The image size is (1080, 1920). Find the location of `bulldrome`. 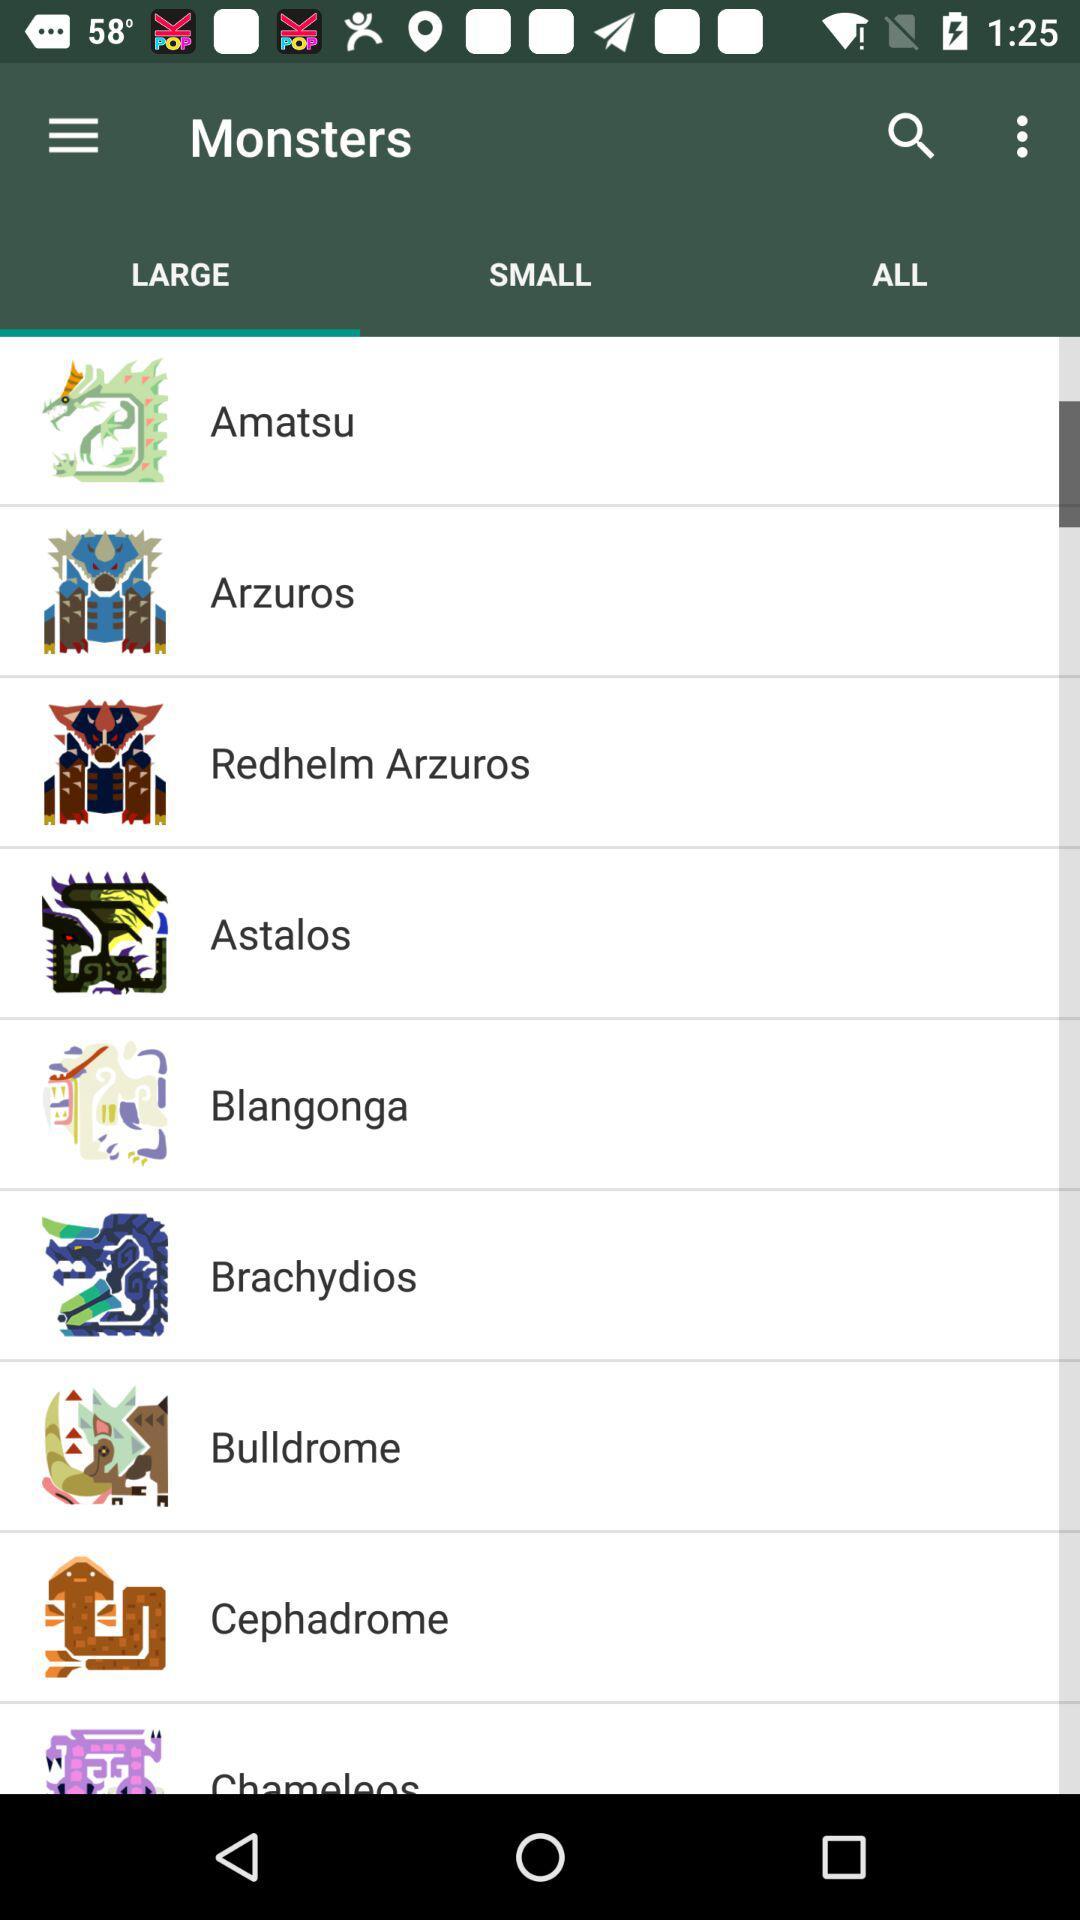

bulldrome is located at coordinates (623, 1445).